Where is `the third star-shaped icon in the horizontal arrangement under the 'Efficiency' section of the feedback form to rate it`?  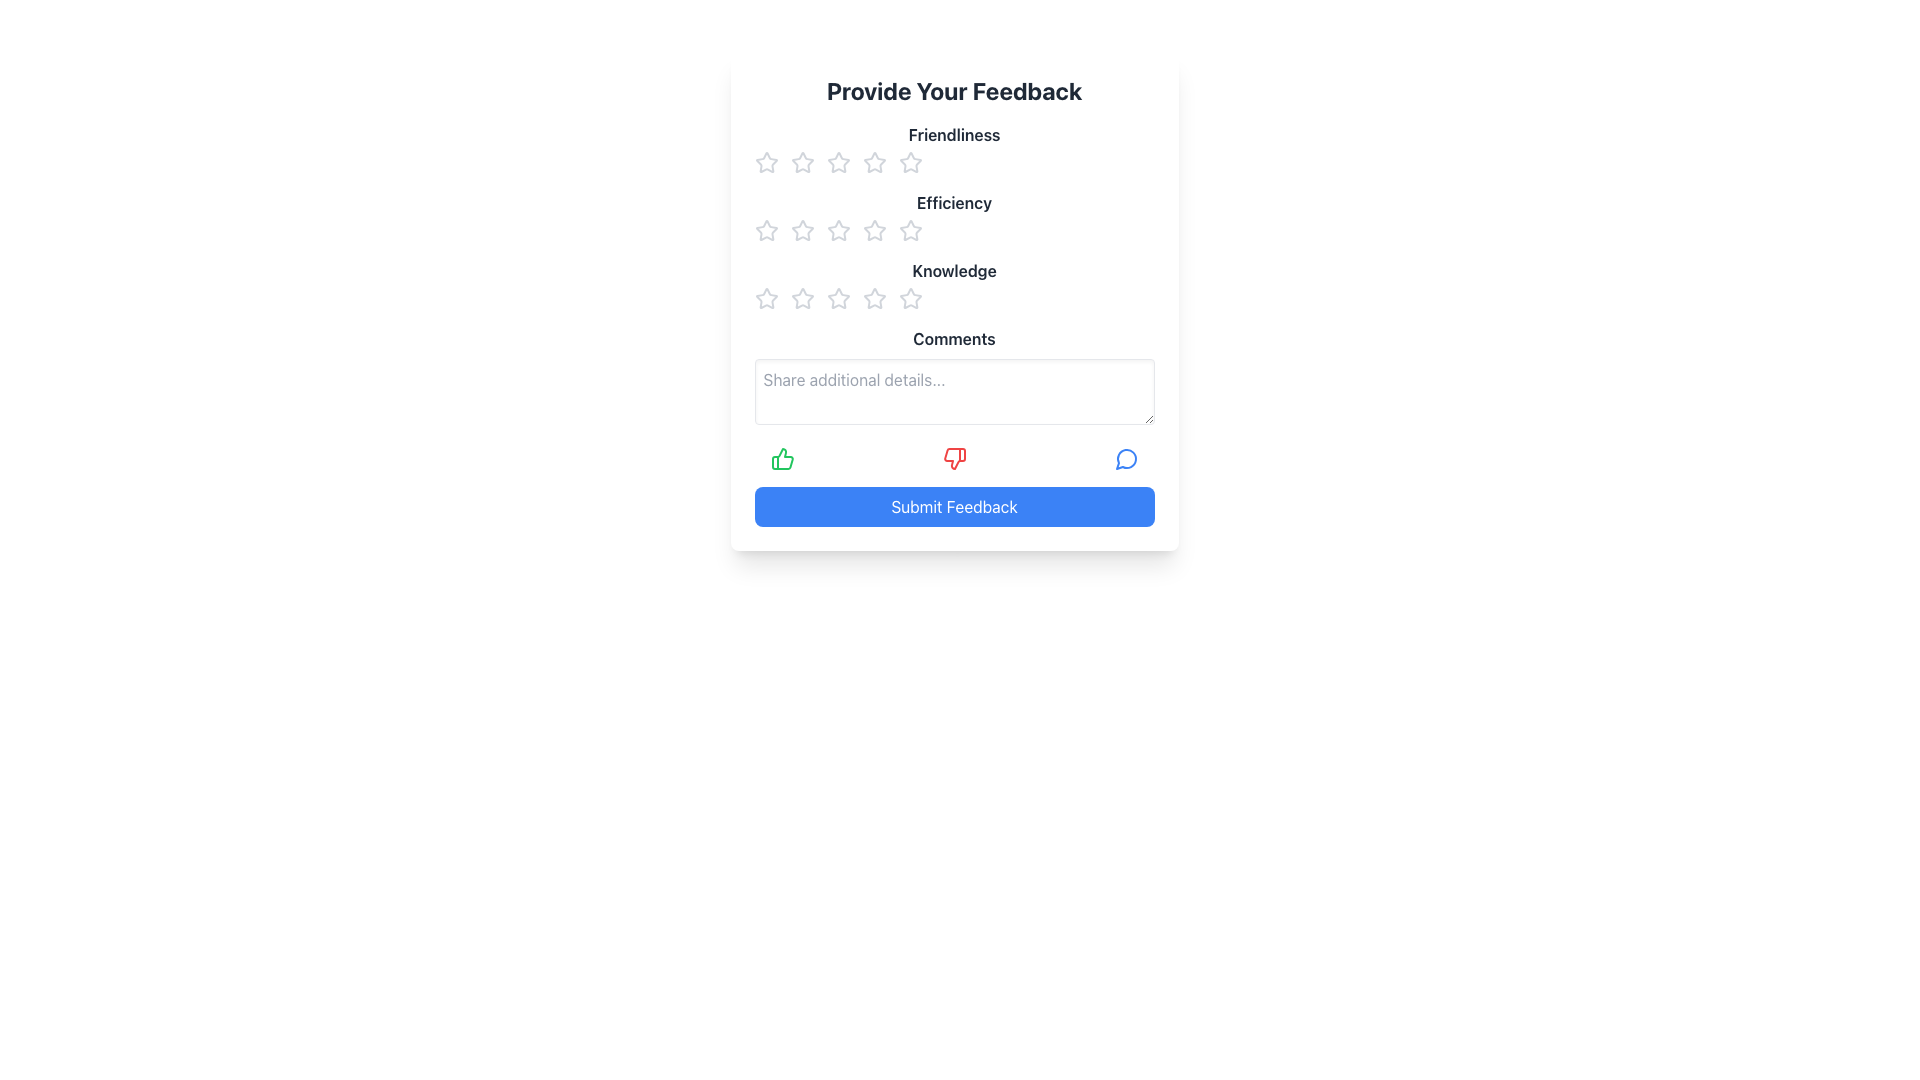
the third star-shaped icon in the horizontal arrangement under the 'Efficiency' section of the feedback form to rate it is located at coordinates (838, 230).